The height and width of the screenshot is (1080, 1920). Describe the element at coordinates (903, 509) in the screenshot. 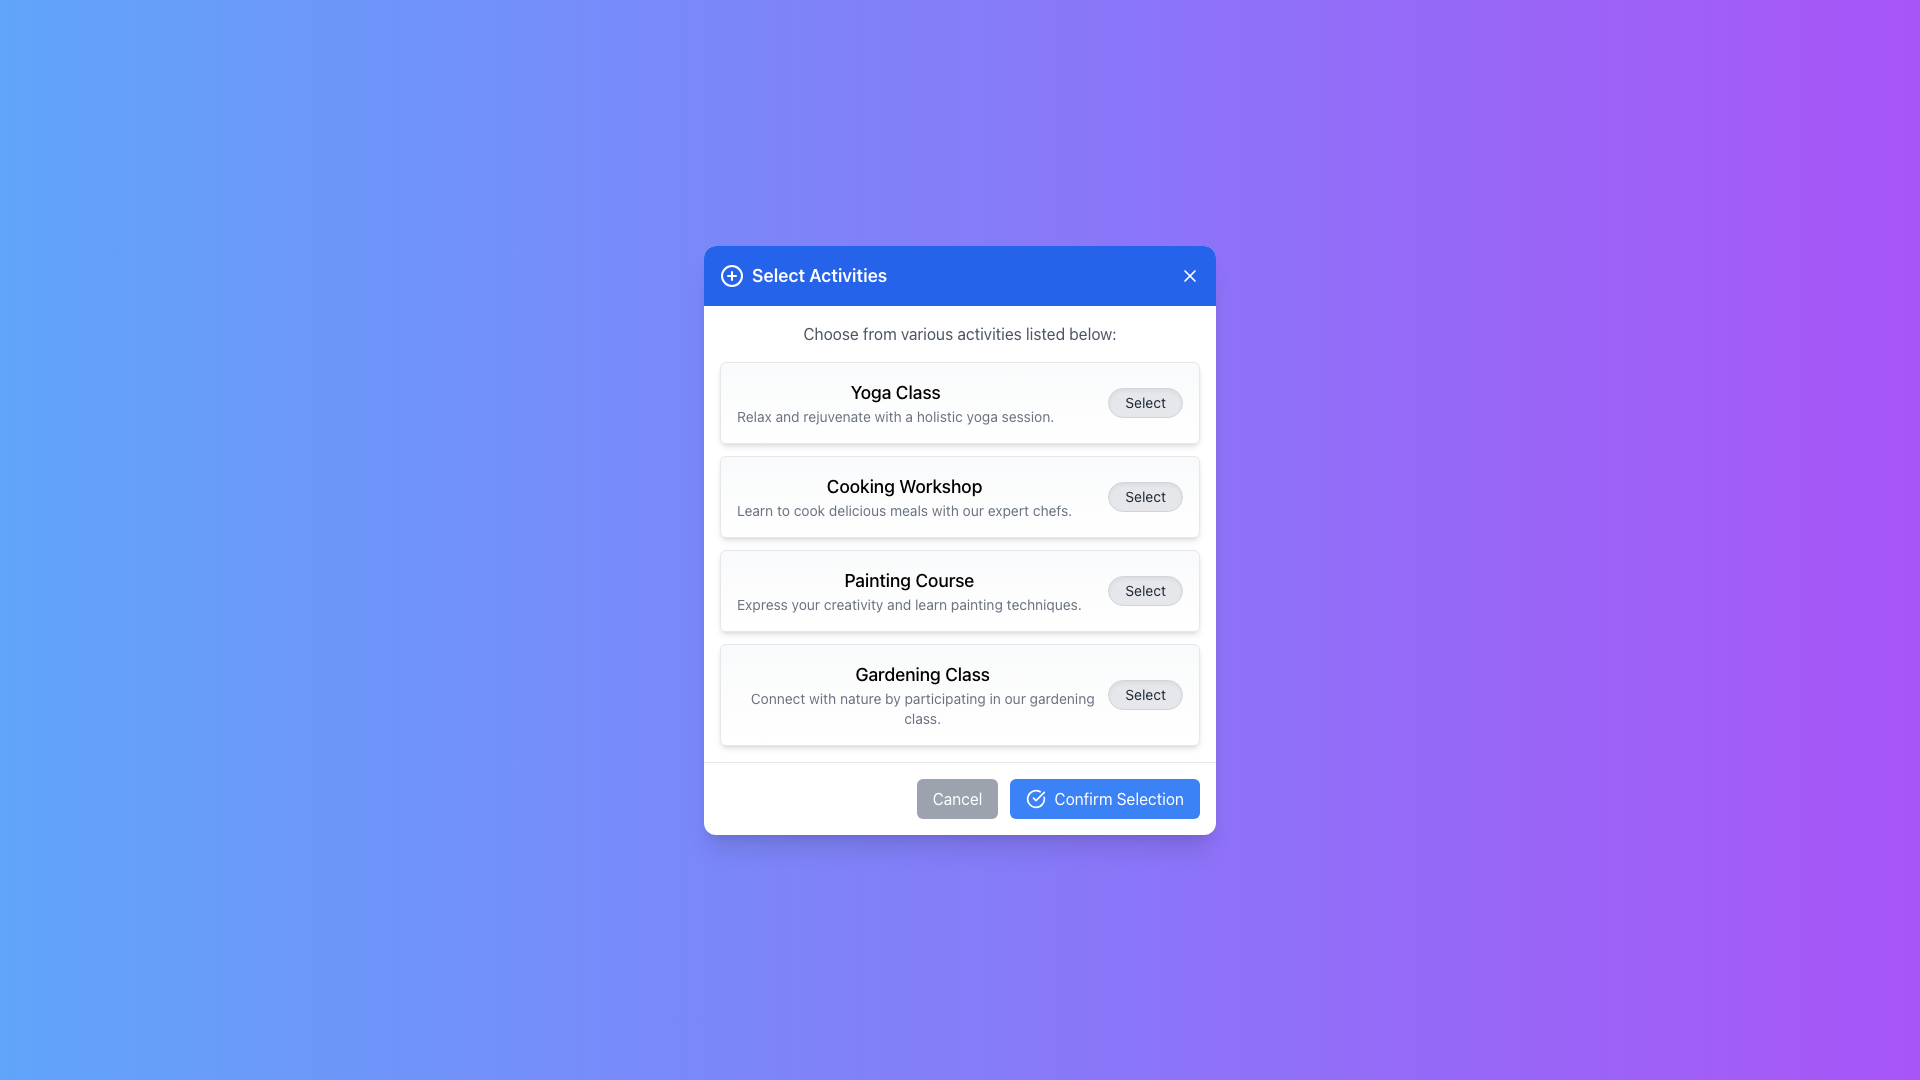

I see `the static text that provides a brief description of the 'Cooking Workshop' activity, positioned beneath the workshop title` at that location.